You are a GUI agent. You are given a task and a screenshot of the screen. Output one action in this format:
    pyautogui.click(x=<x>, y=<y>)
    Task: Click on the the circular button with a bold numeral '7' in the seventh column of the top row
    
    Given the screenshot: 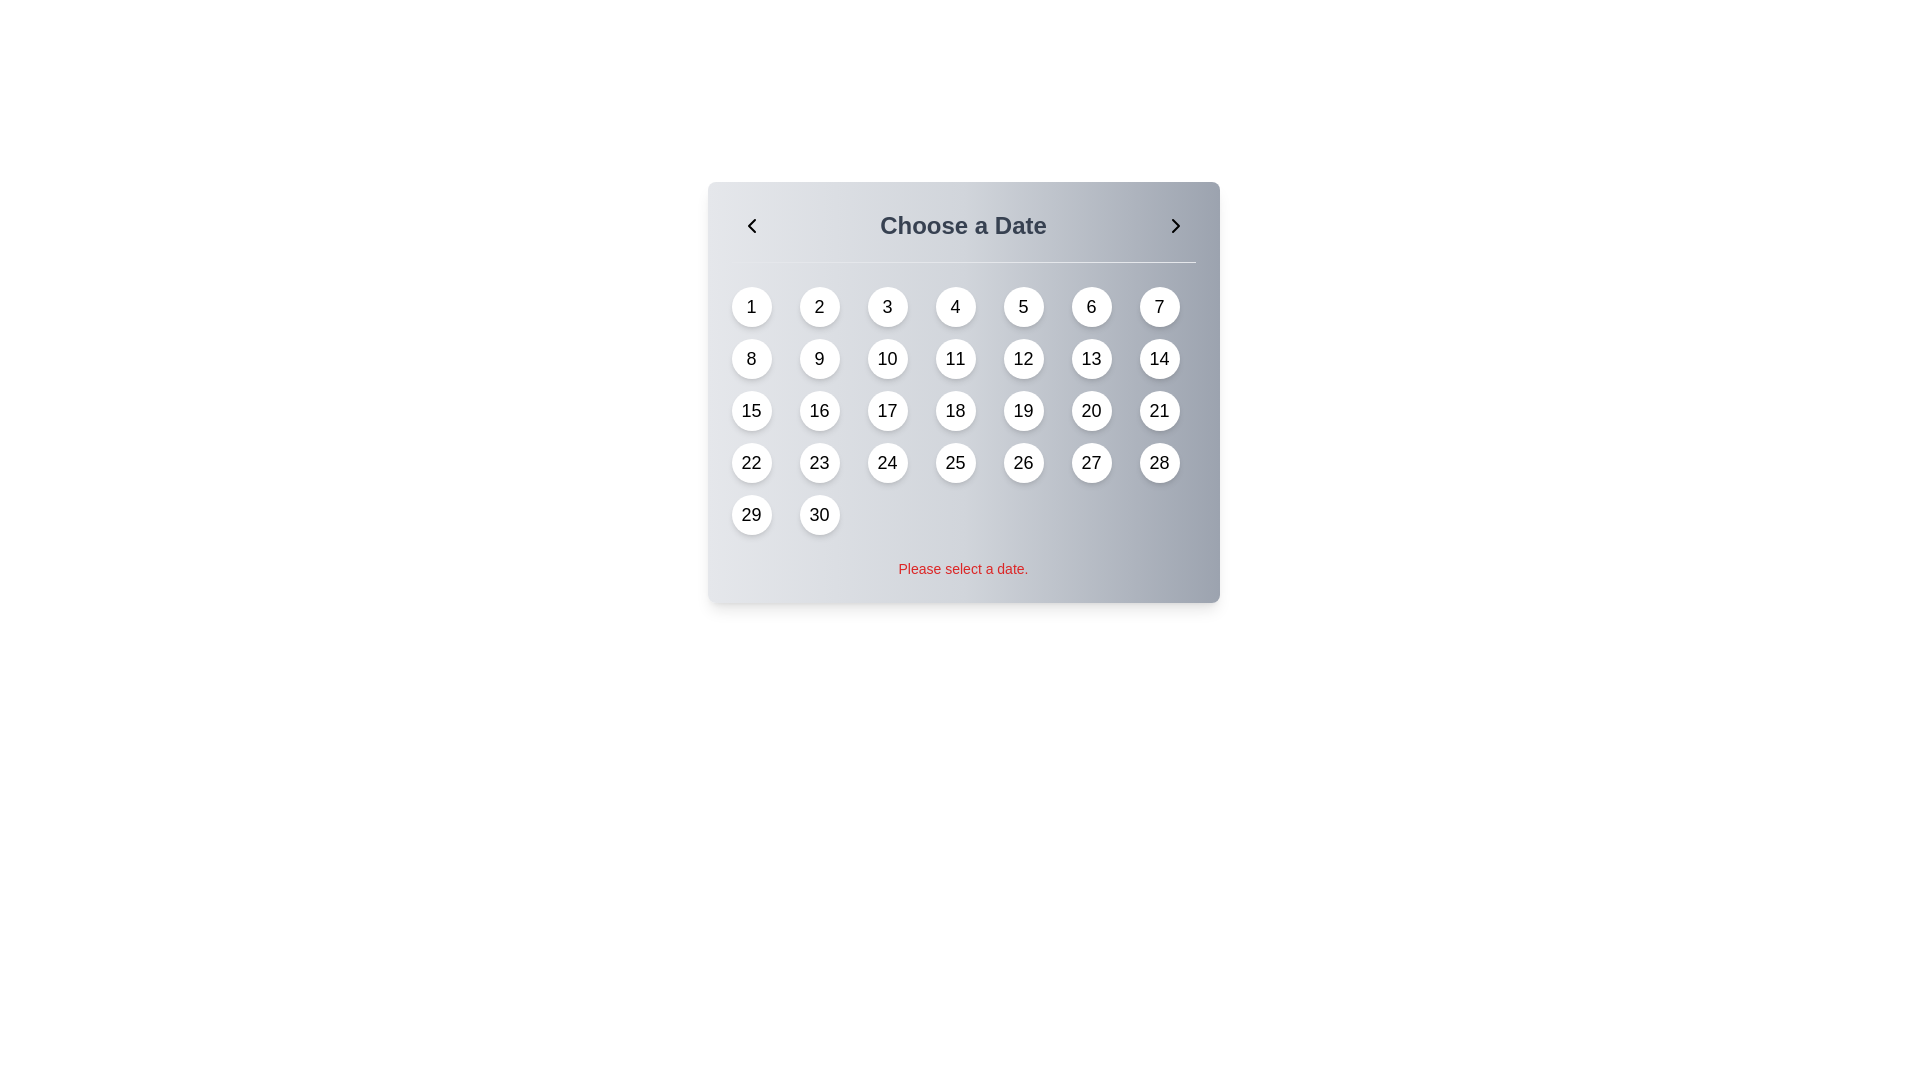 What is the action you would take?
    pyautogui.click(x=1159, y=307)
    